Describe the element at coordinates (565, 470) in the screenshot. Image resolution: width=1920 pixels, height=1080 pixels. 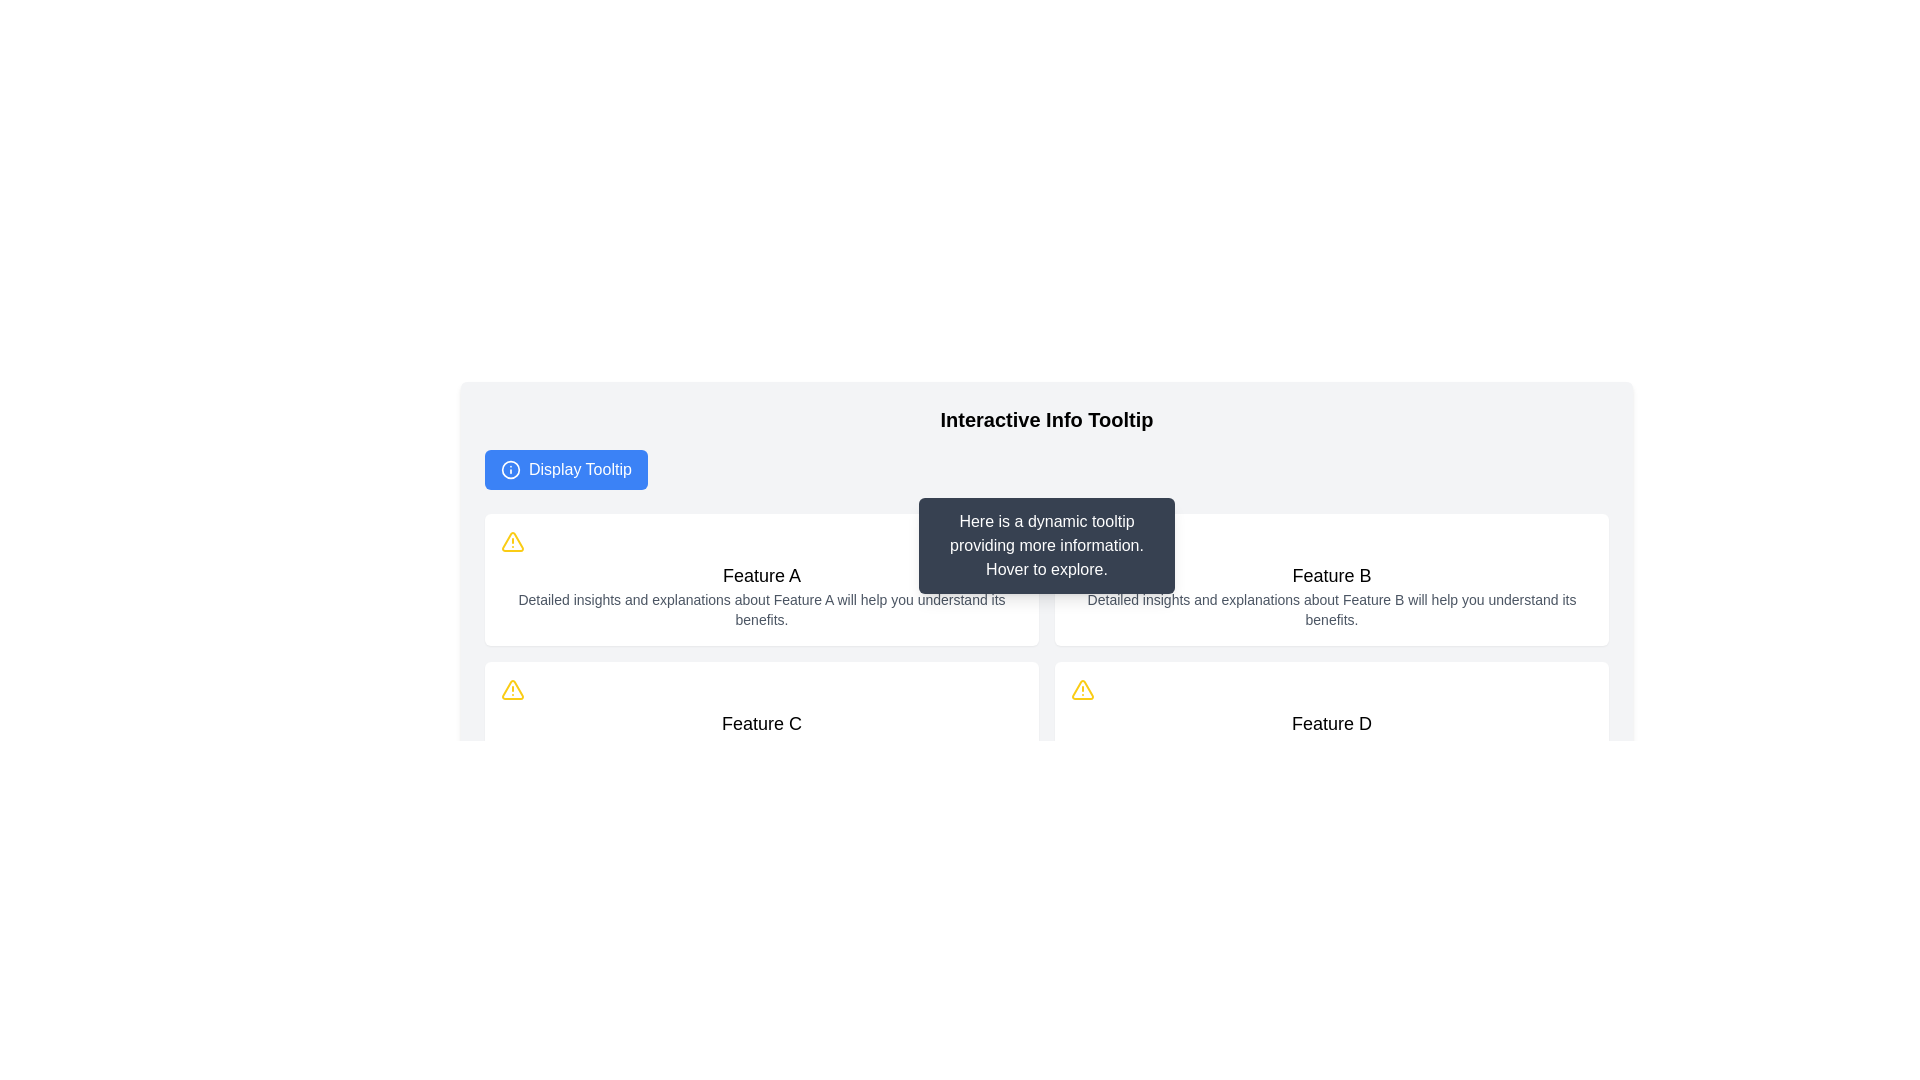
I see `the blue button labeled 'Display Tooltip' with a white text and an info icon` at that location.